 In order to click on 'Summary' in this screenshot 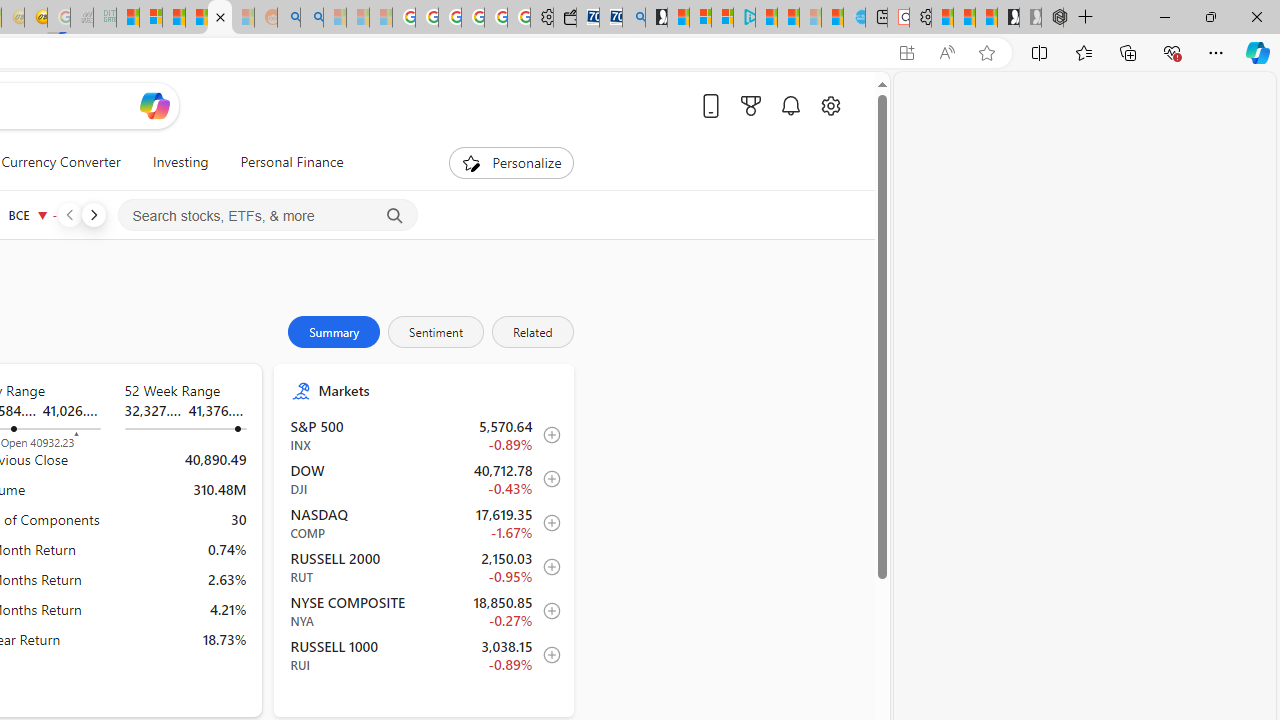, I will do `click(334, 330)`.